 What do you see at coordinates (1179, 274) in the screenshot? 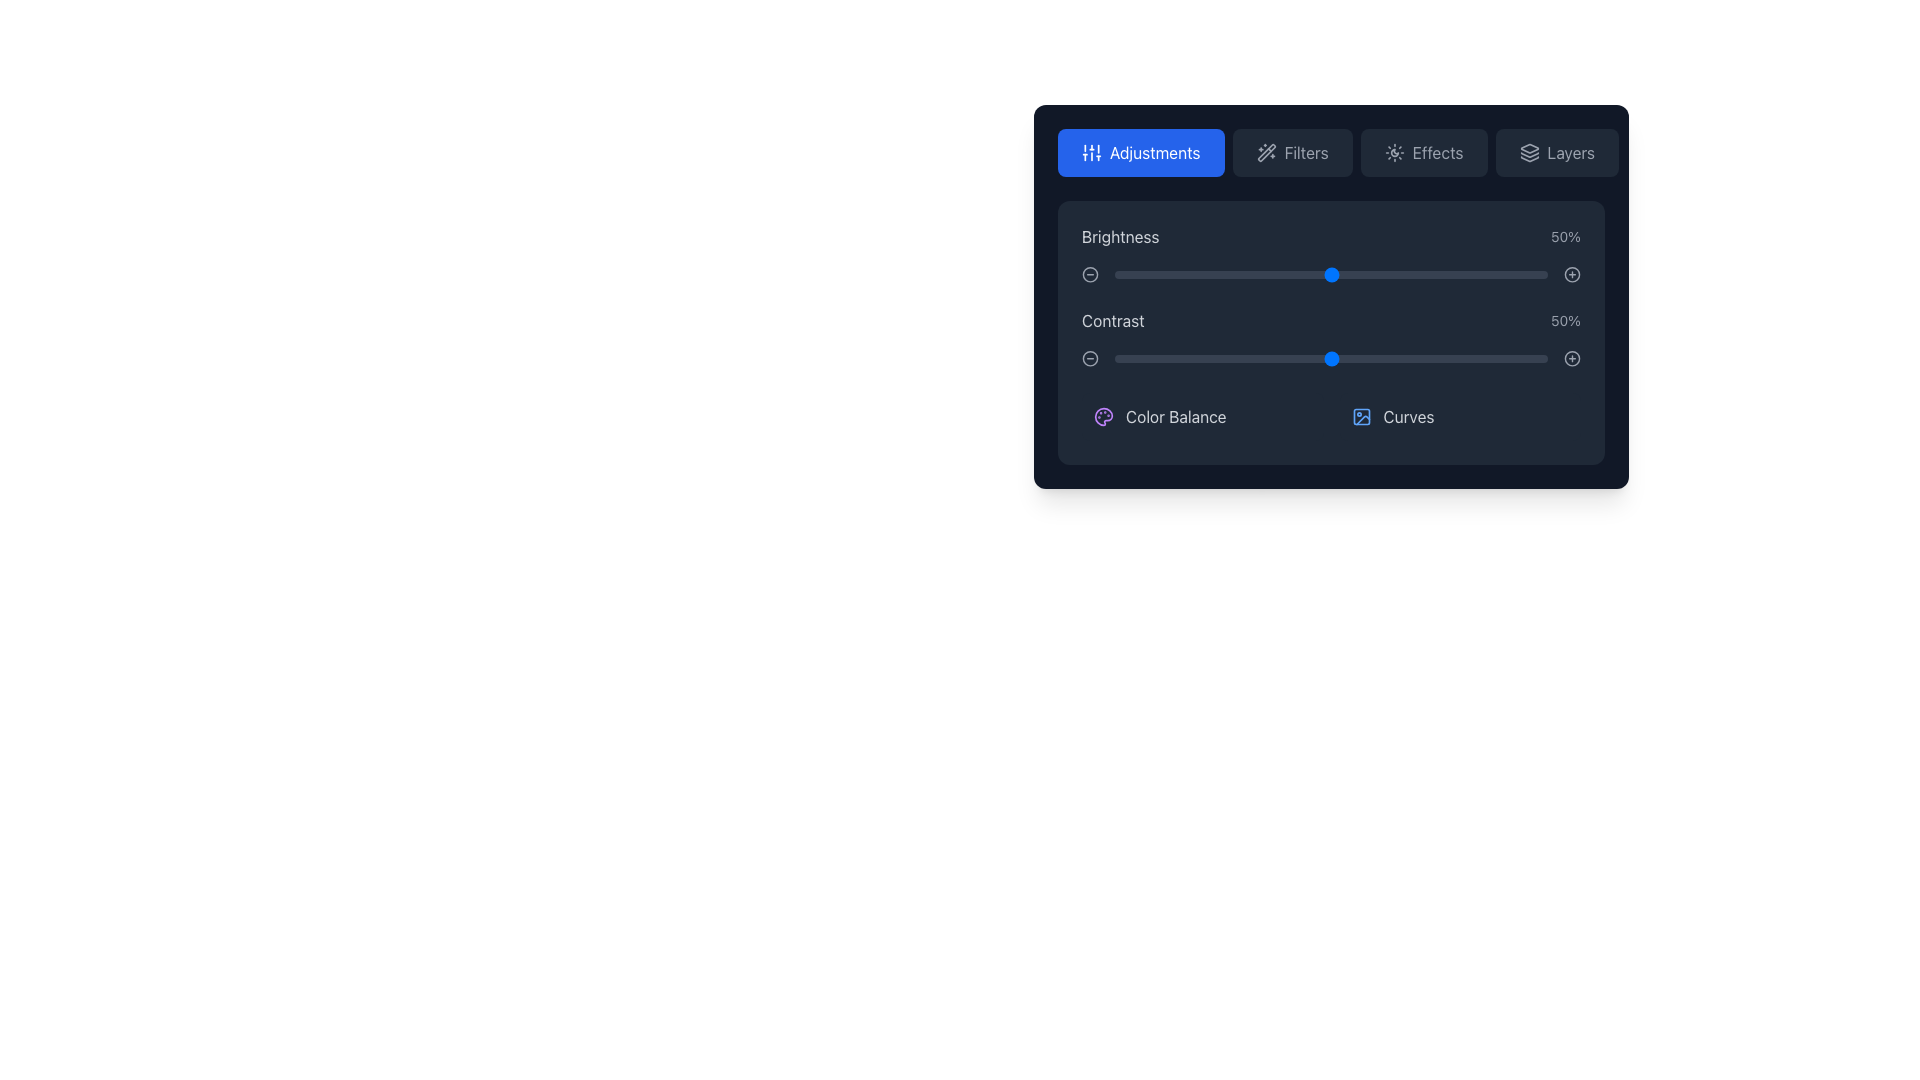
I see `brightness` at bounding box center [1179, 274].